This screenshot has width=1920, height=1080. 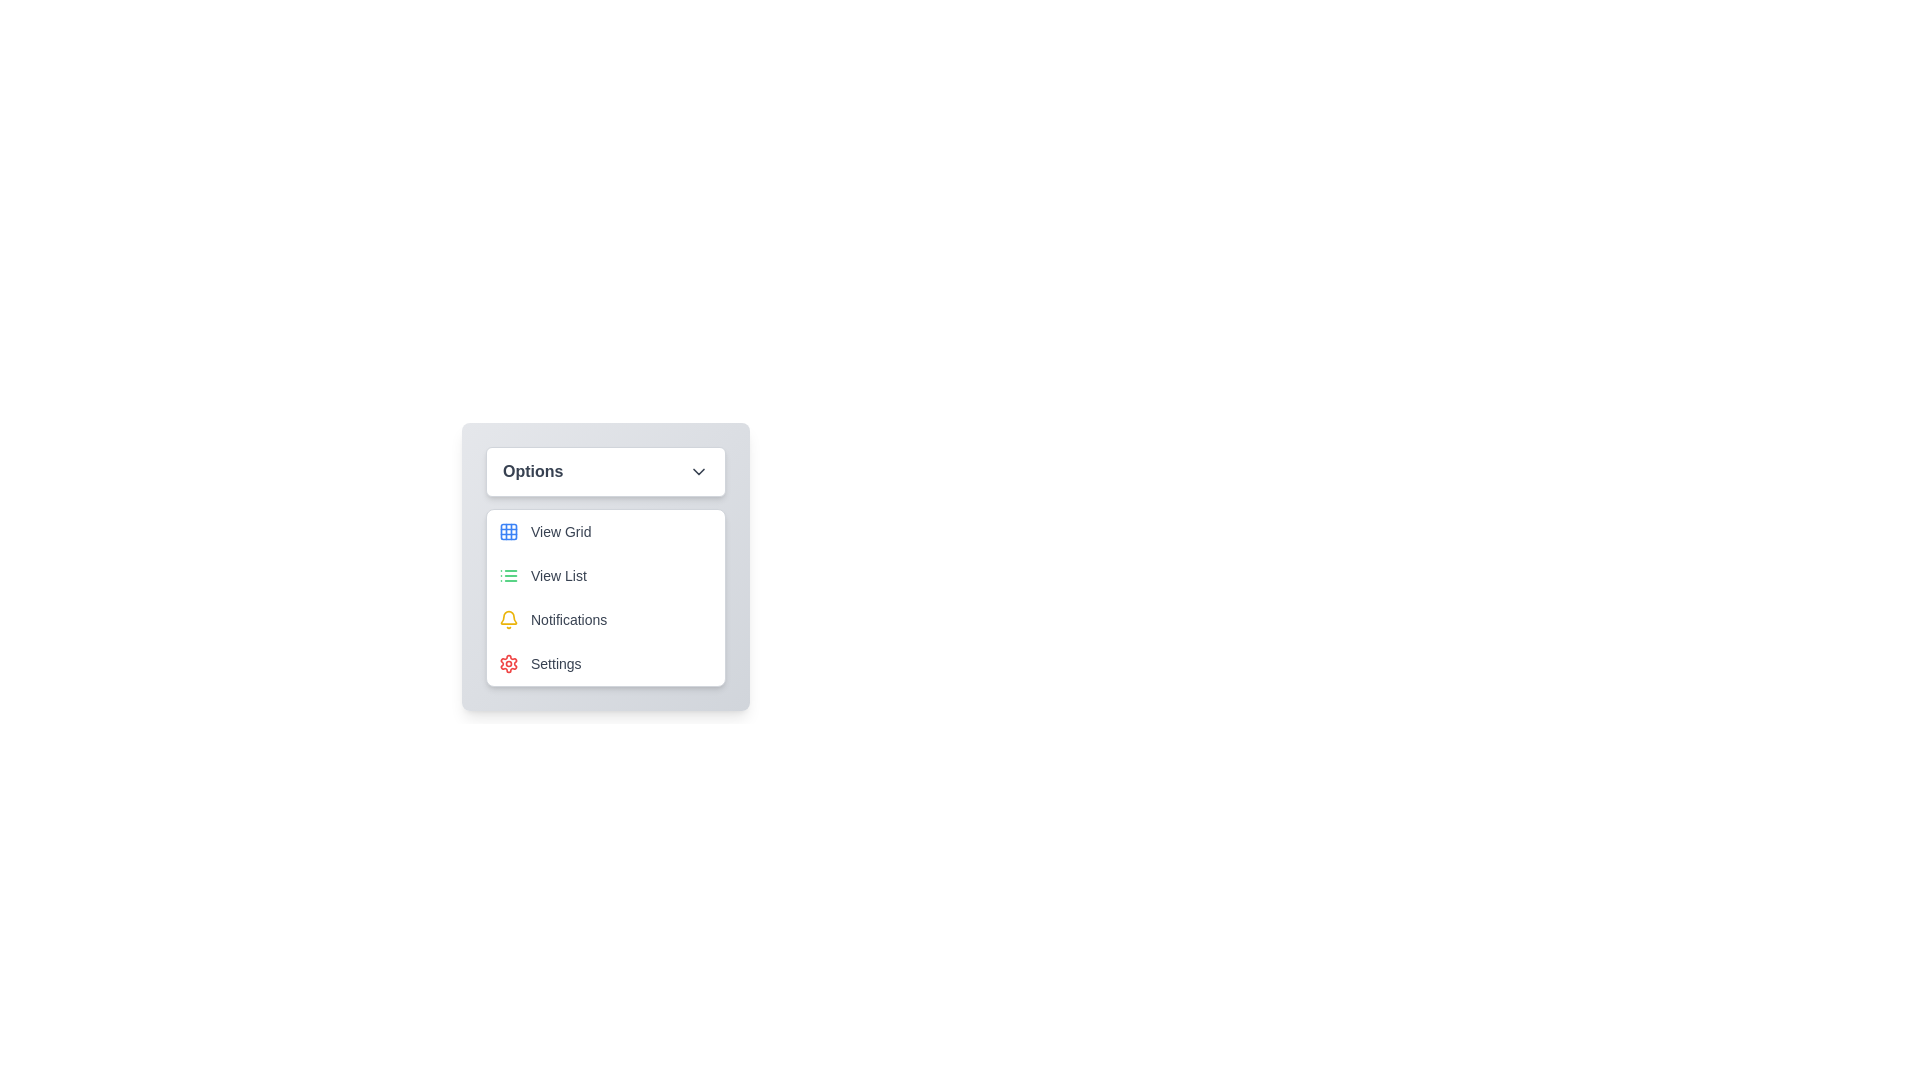 I want to click on text label that is the third item in the vertical list of options, located below the 'View List' option and above the 'Settings' option, so click(x=568, y=619).